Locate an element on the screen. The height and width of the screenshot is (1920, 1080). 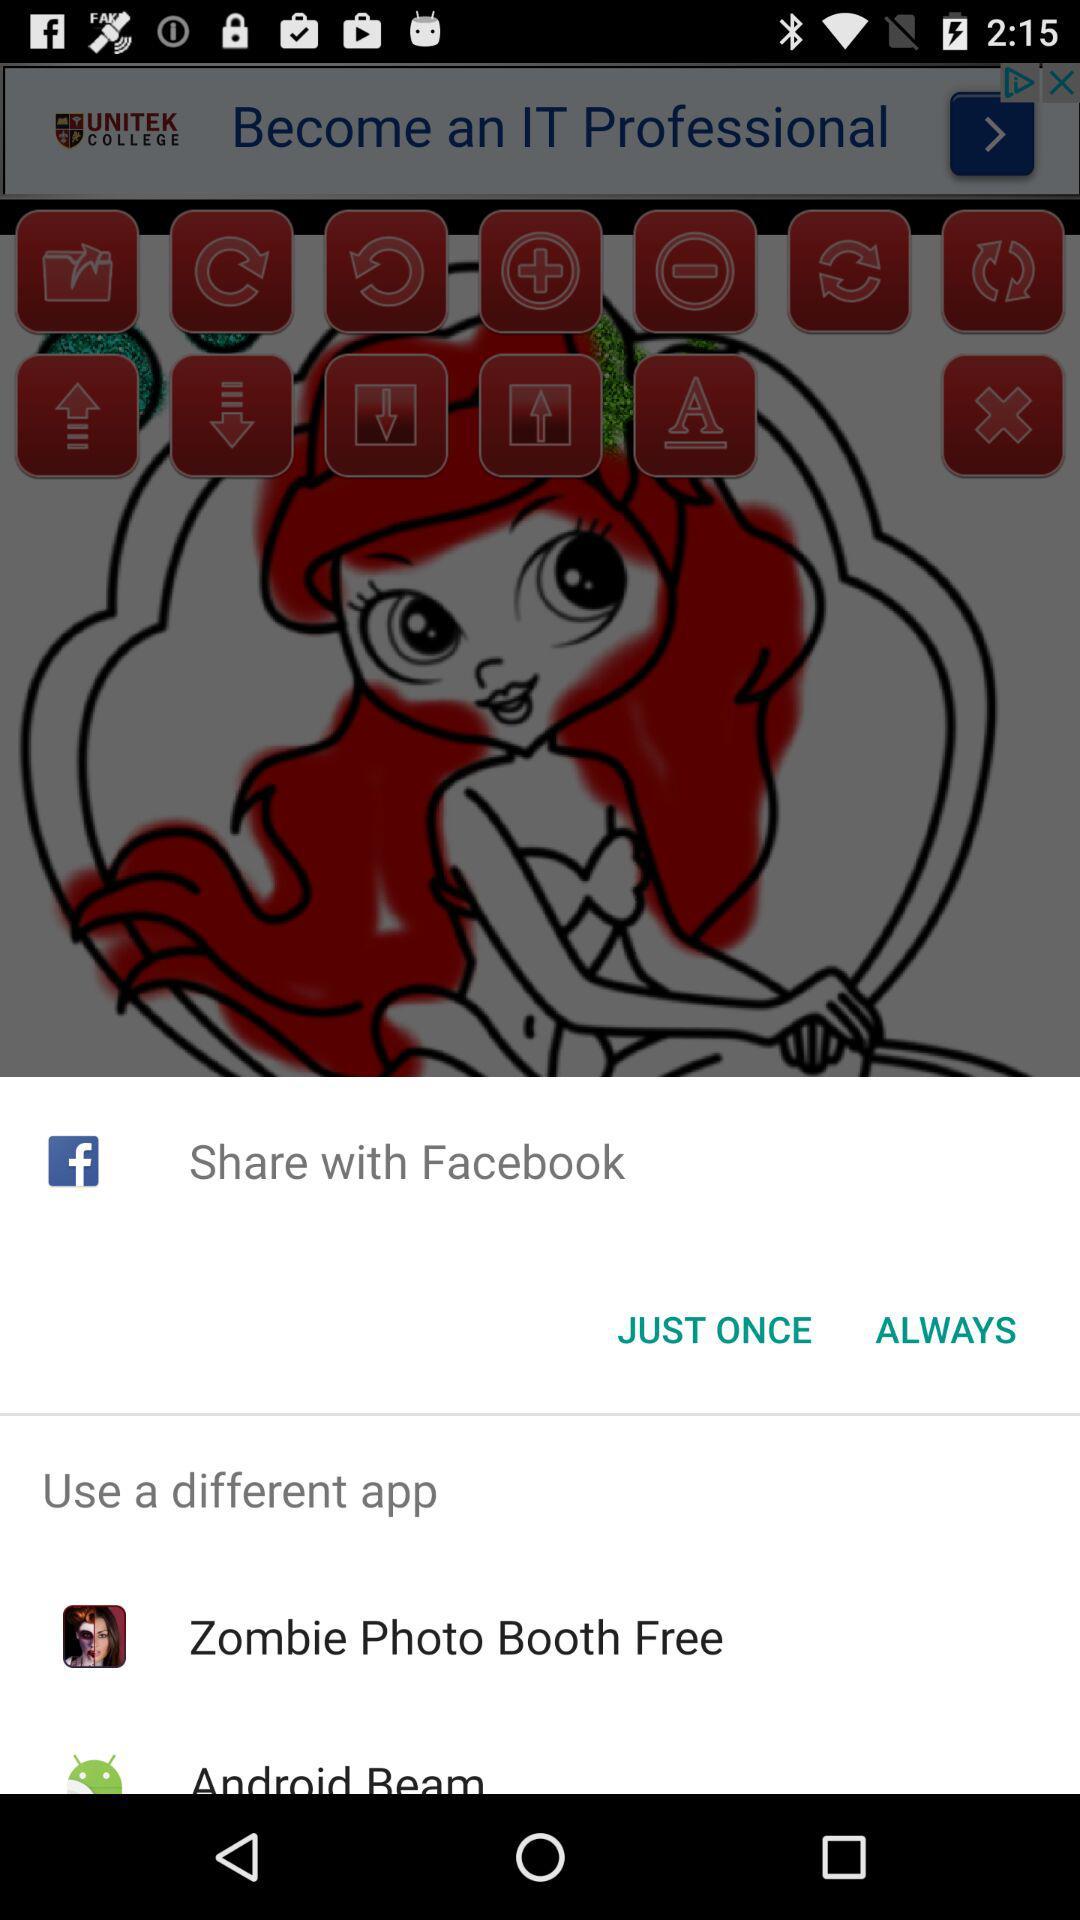
icon to the left of the always is located at coordinates (713, 1329).